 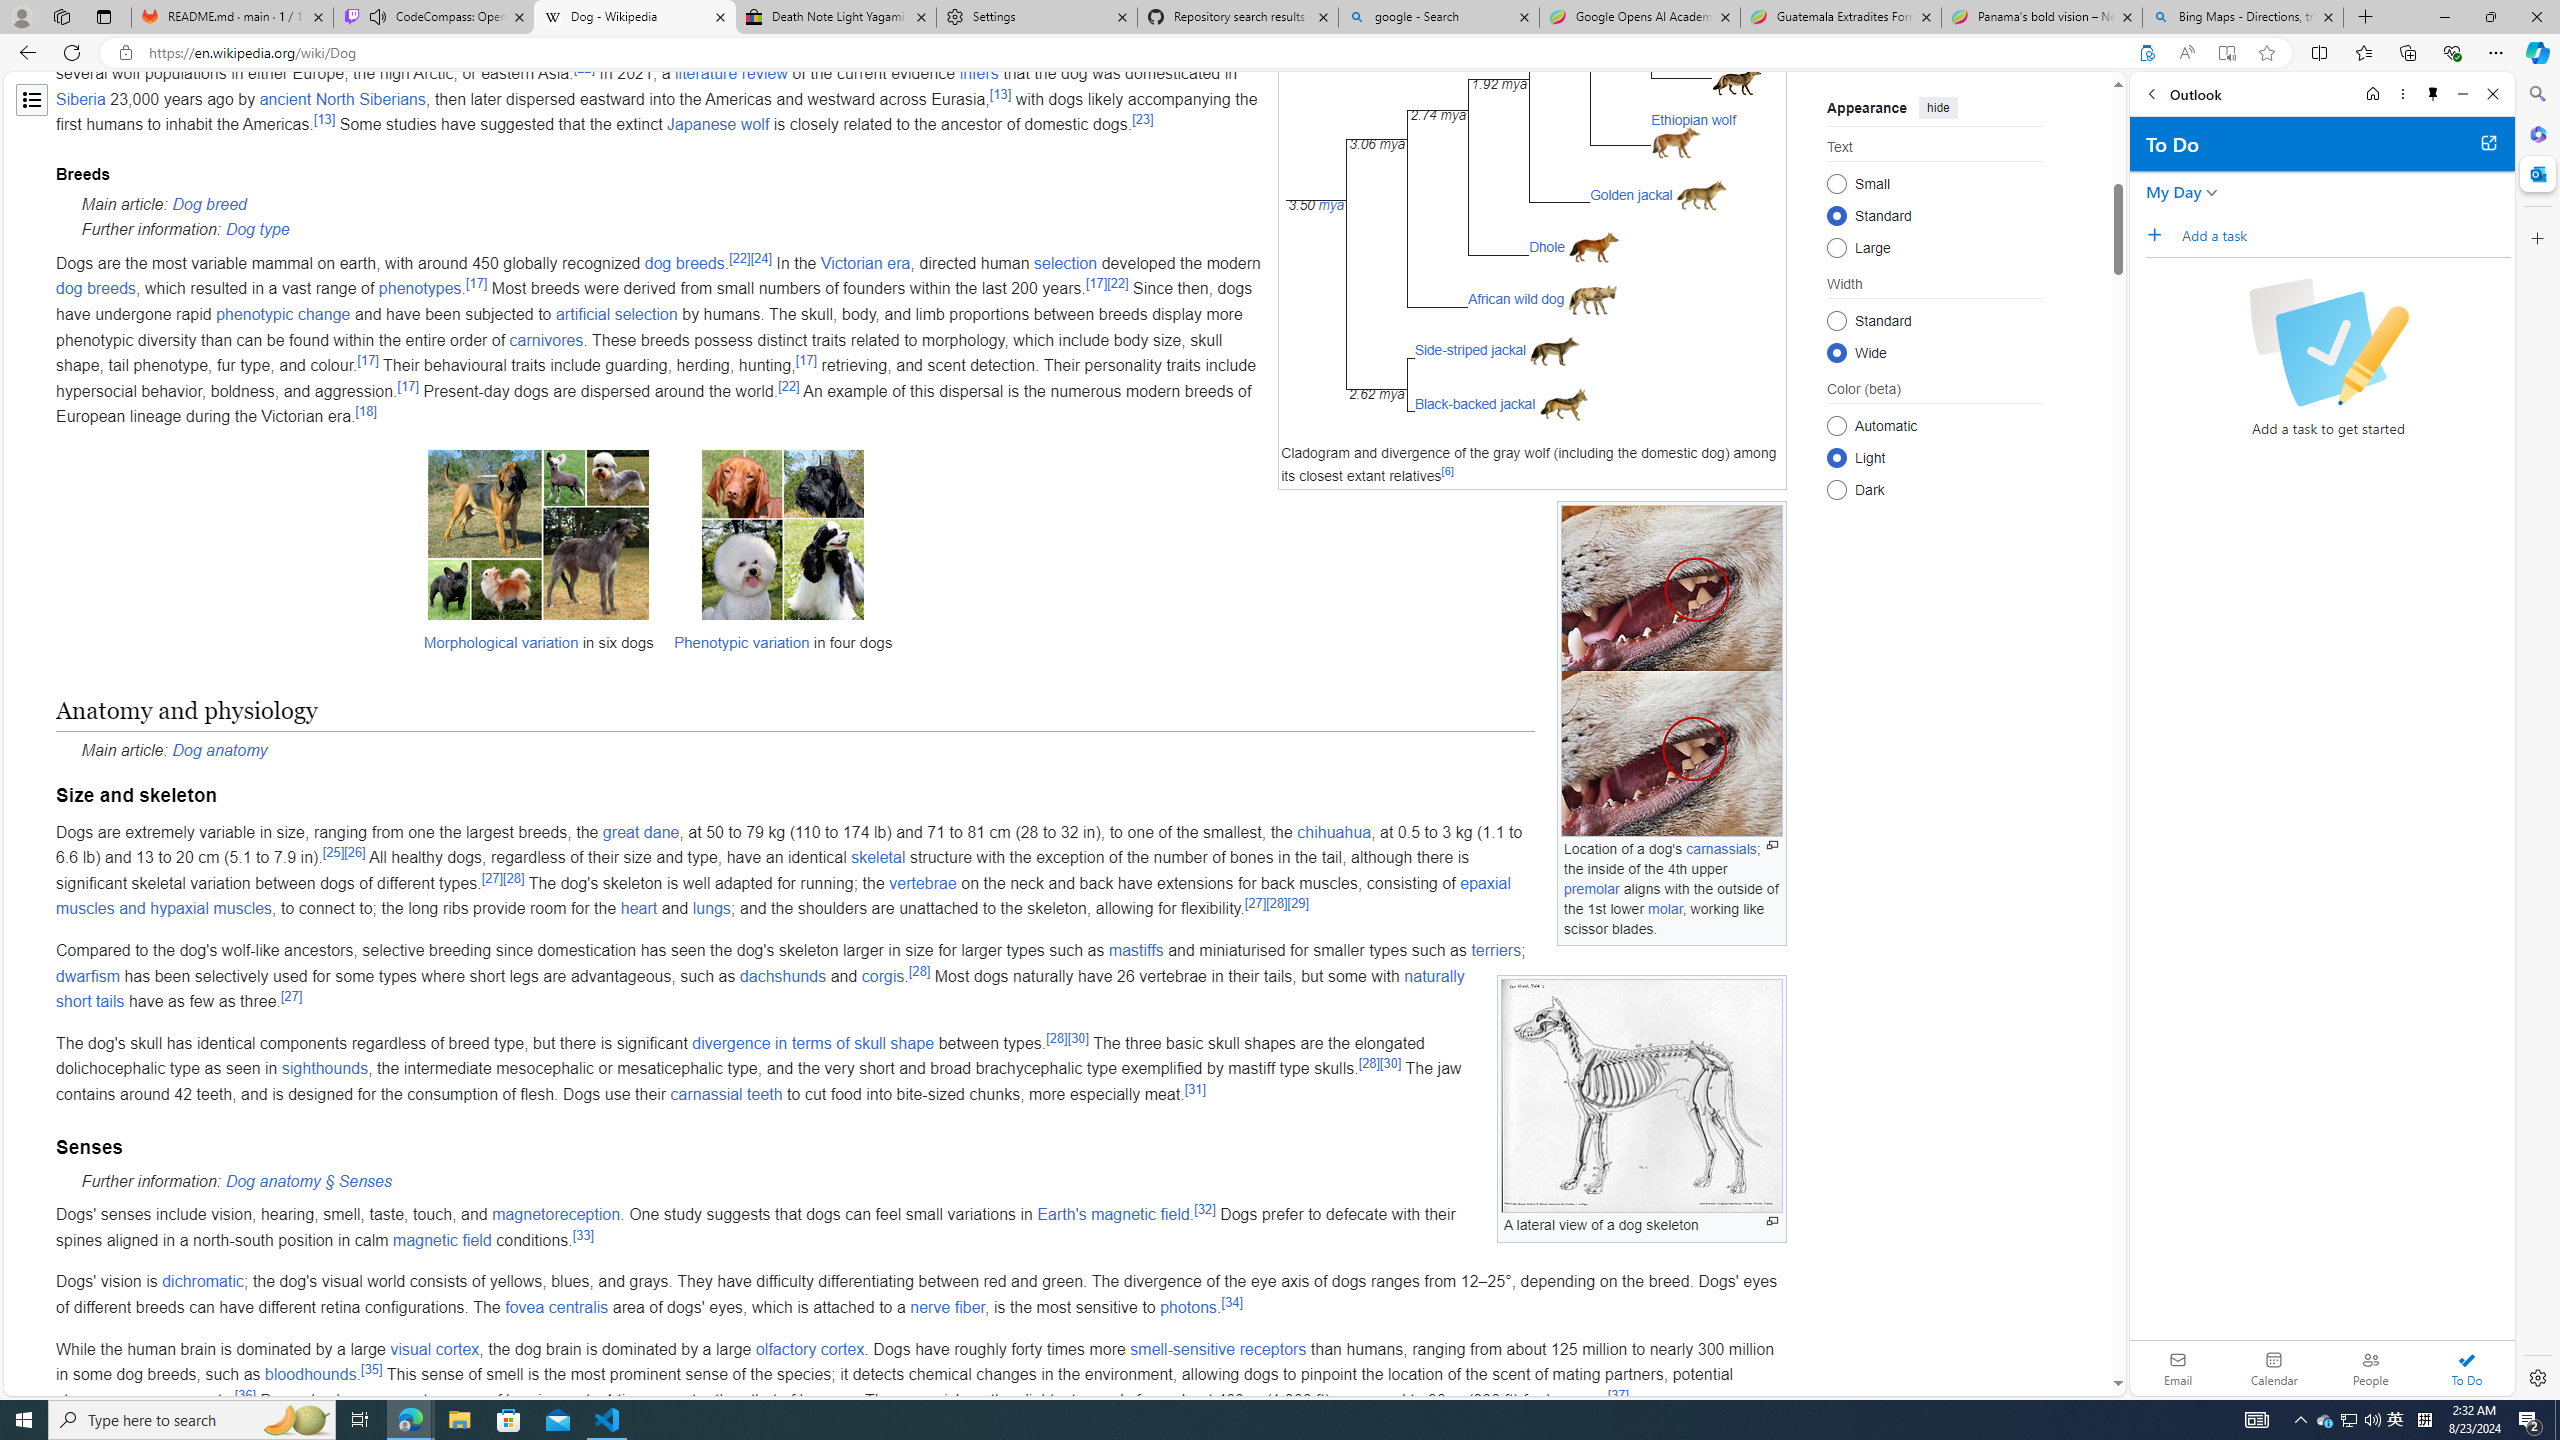 I want to click on 'Large', so click(x=1835, y=246).